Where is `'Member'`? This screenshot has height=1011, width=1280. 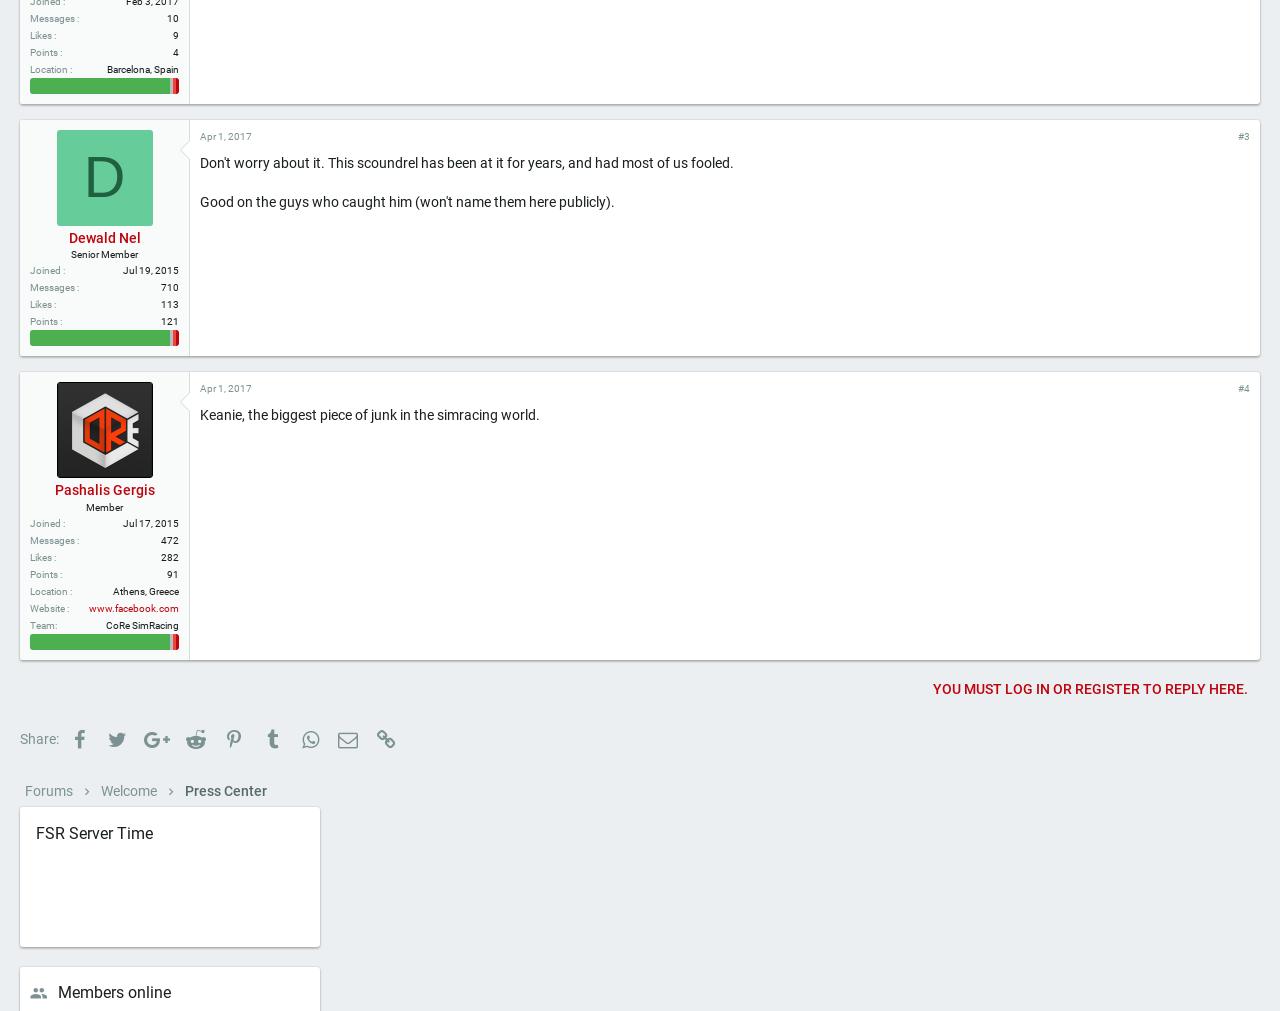 'Member' is located at coordinates (103, 574).